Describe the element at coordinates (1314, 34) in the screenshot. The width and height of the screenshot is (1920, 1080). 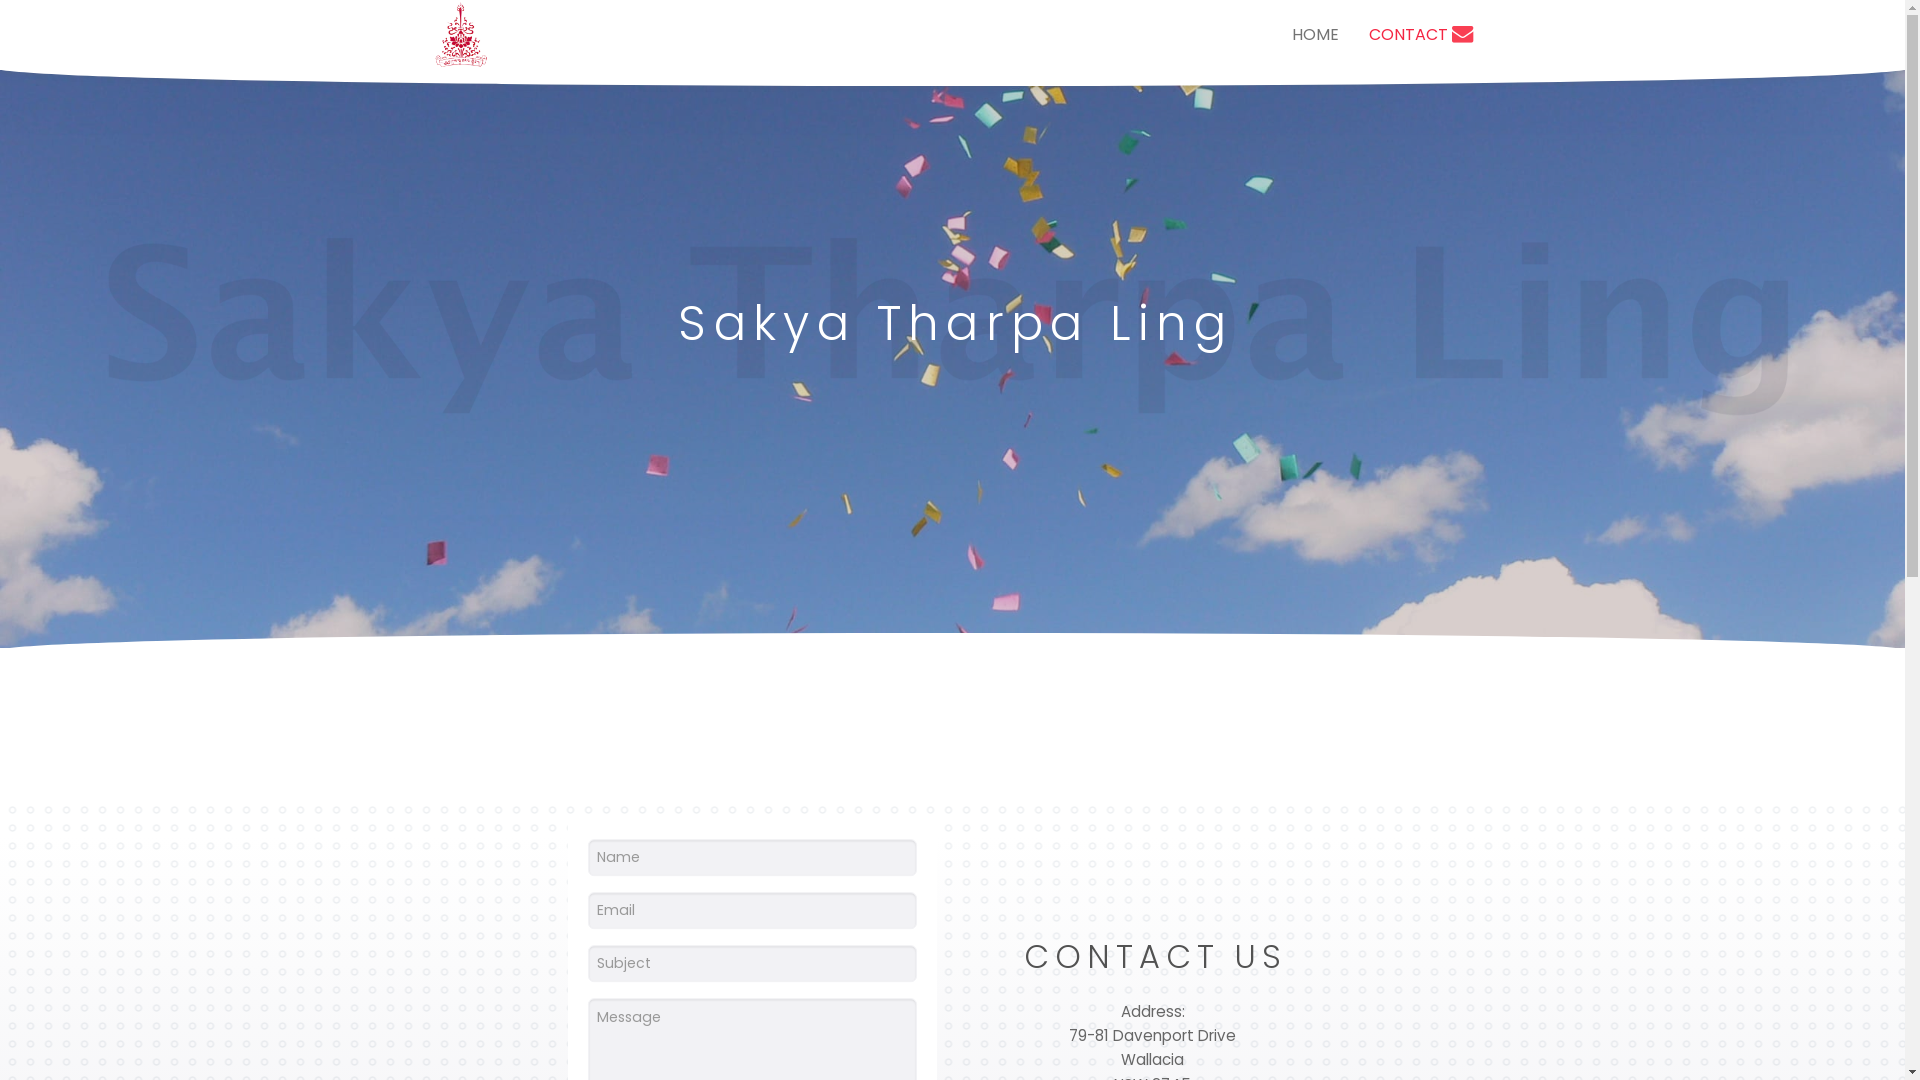
I see `'HOME'` at that location.